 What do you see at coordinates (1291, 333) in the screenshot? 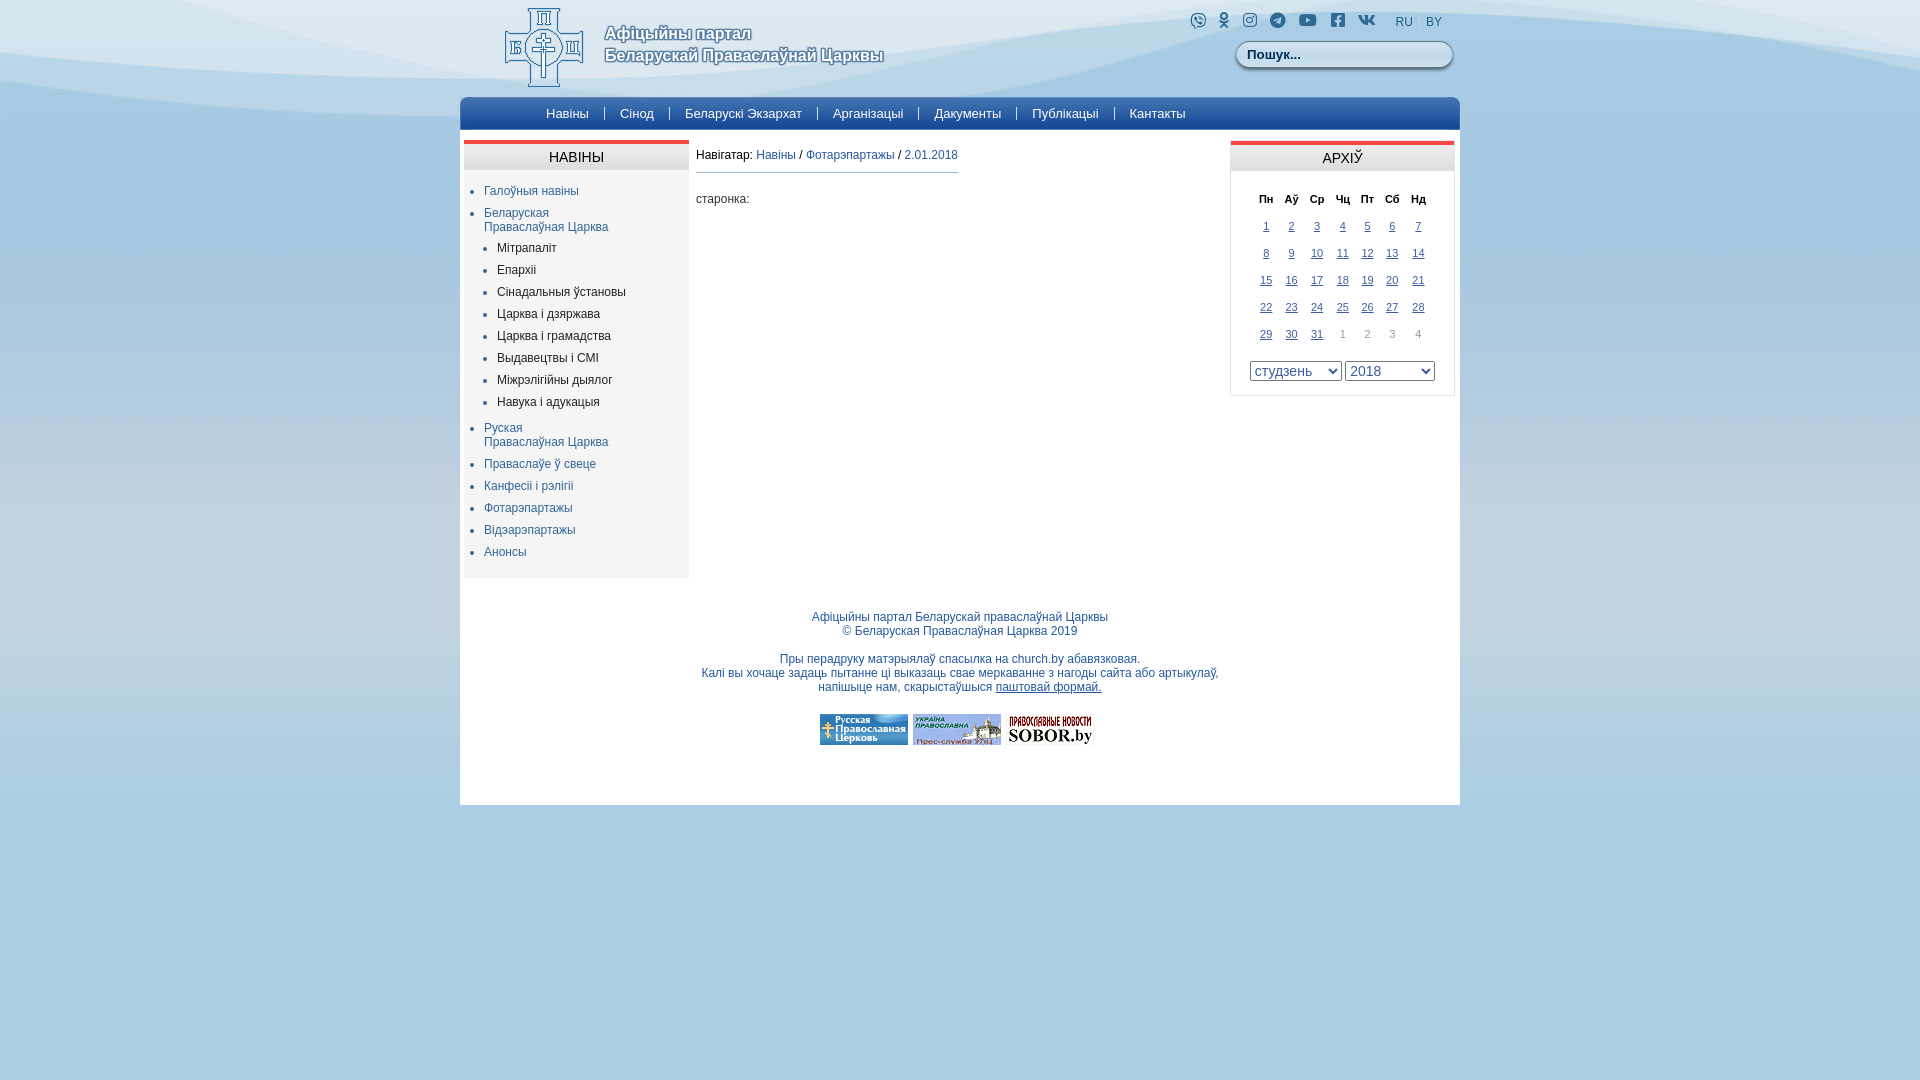
I see `'30'` at bounding box center [1291, 333].